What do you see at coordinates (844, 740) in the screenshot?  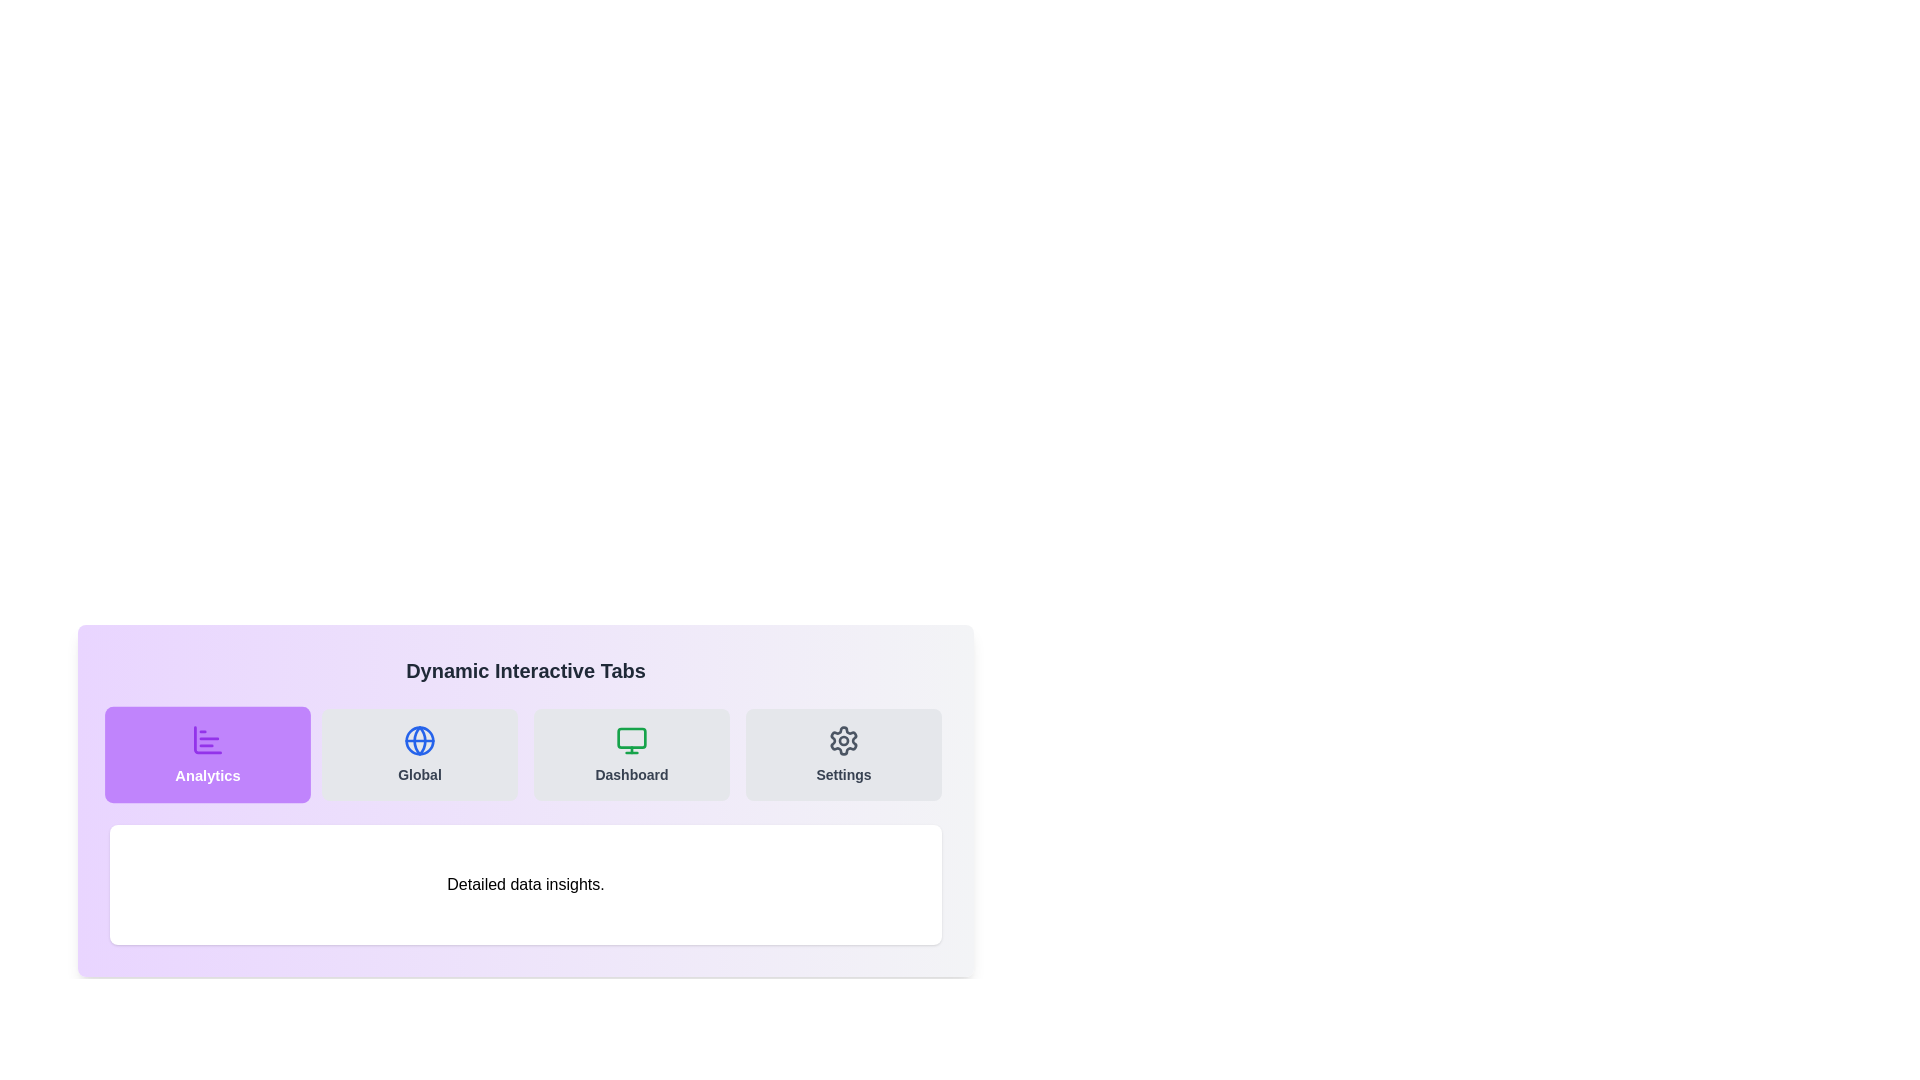 I see `the cogwheel or gear icon representing settings, which is visually styled in gray and located above the label 'Settings'` at bounding box center [844, 740].